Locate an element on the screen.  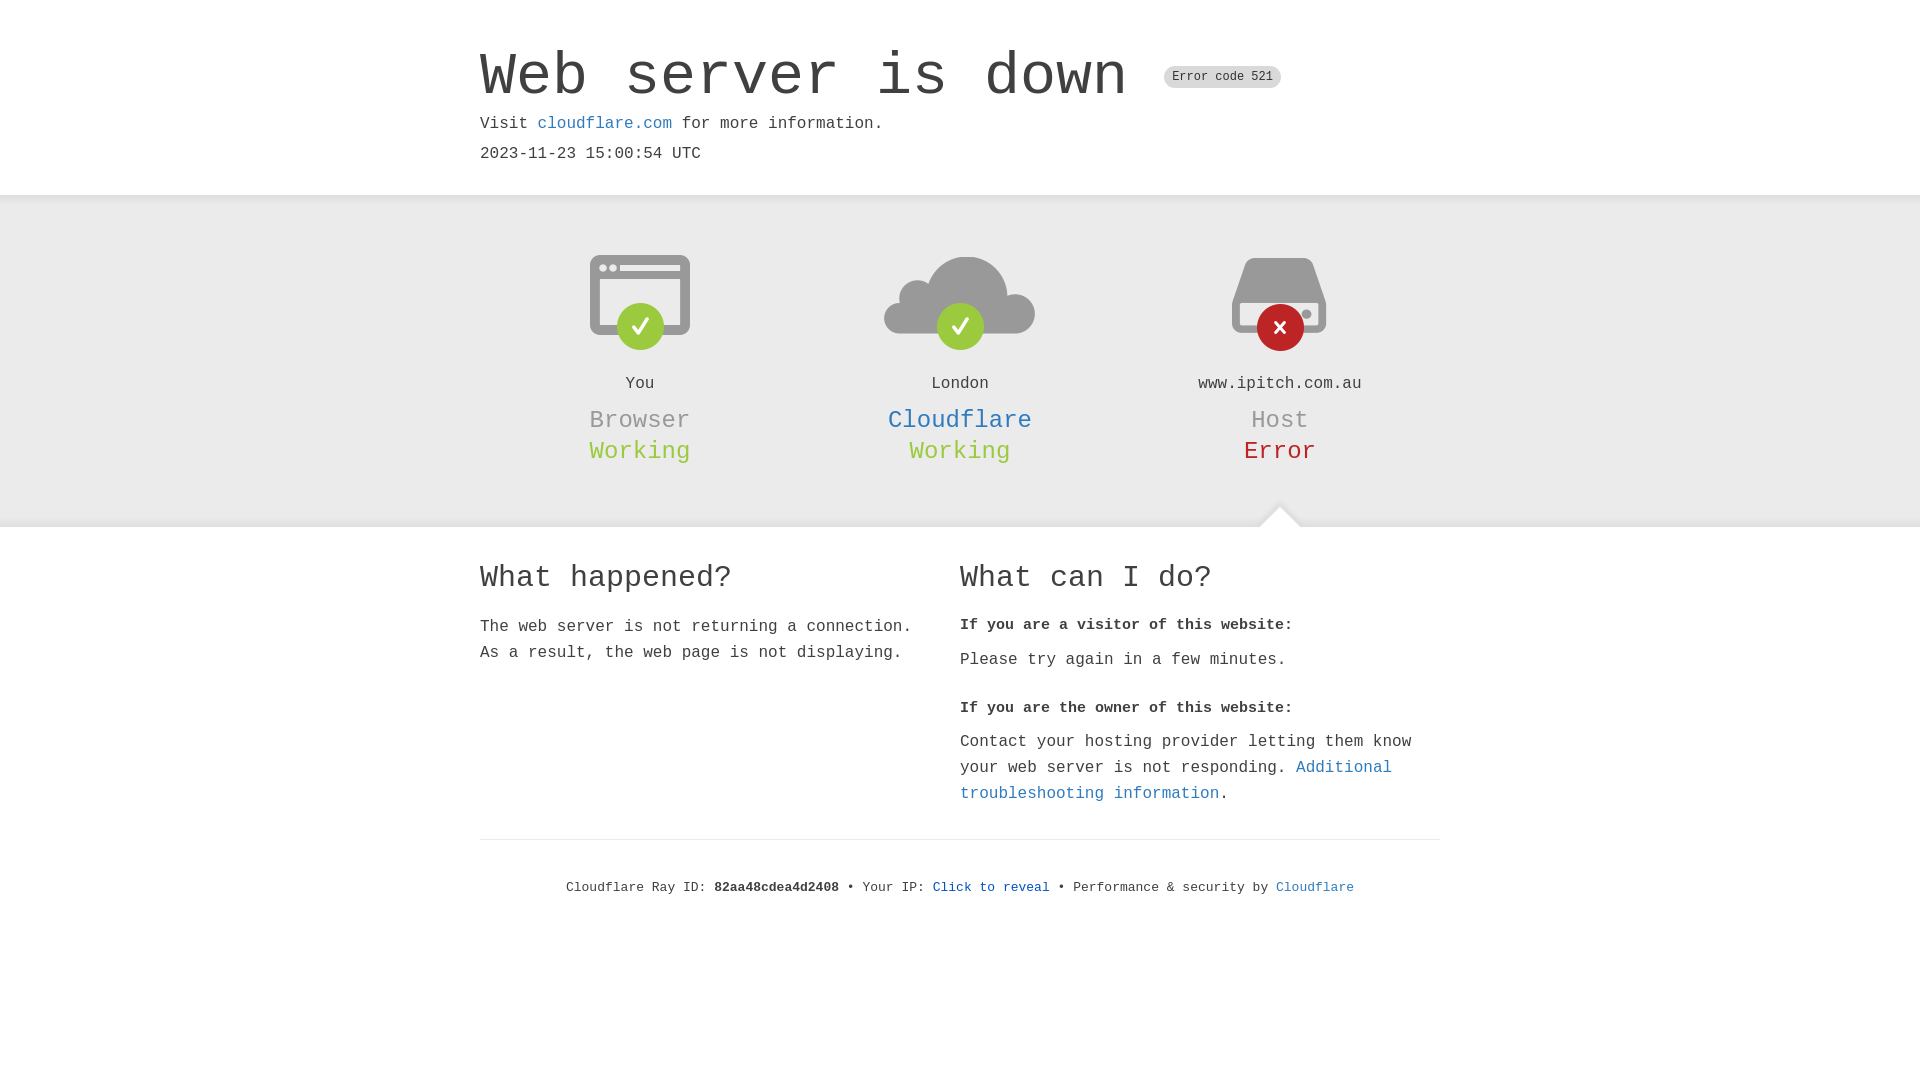
'Cloudflare' is located at coordinates (960, 419).